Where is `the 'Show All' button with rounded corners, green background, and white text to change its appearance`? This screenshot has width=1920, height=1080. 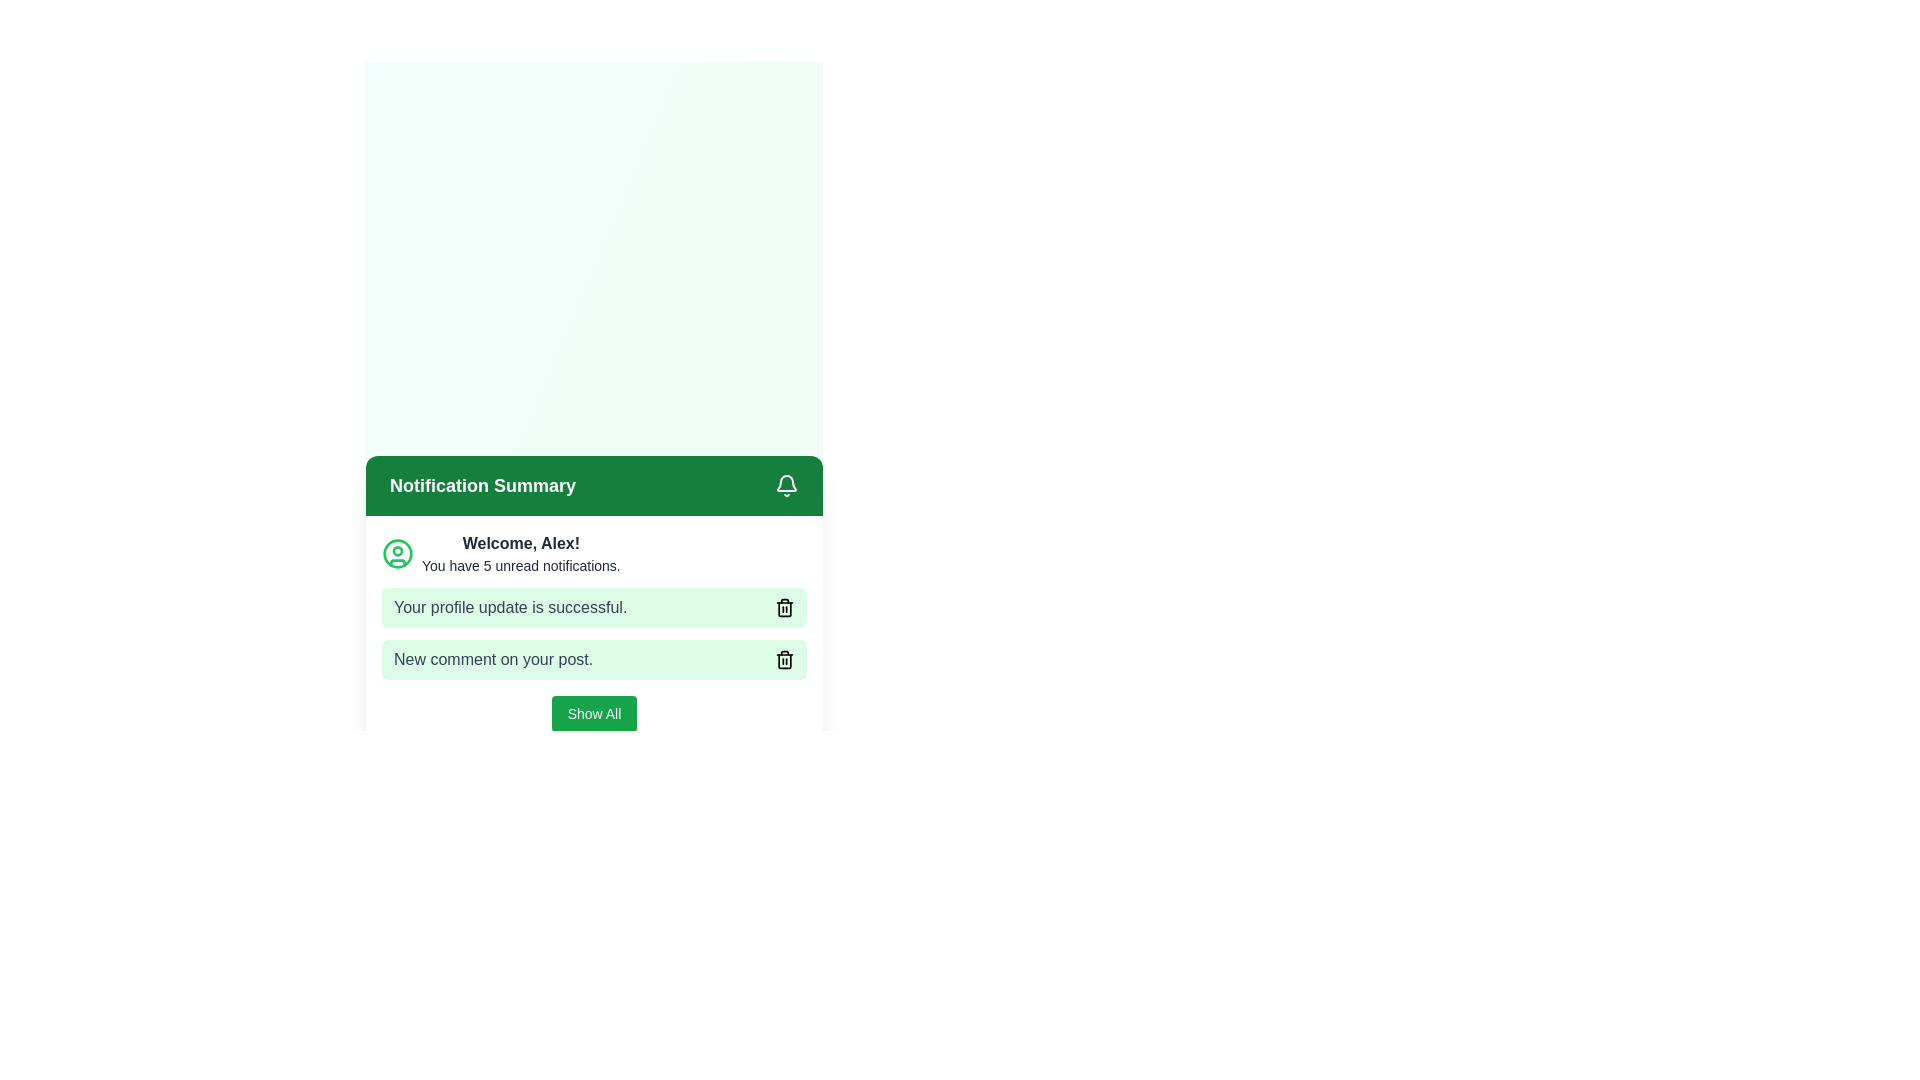
the 'Show All' button with rounded corners, green background, and white text to change its appearance is located at coordinates (593, 712).